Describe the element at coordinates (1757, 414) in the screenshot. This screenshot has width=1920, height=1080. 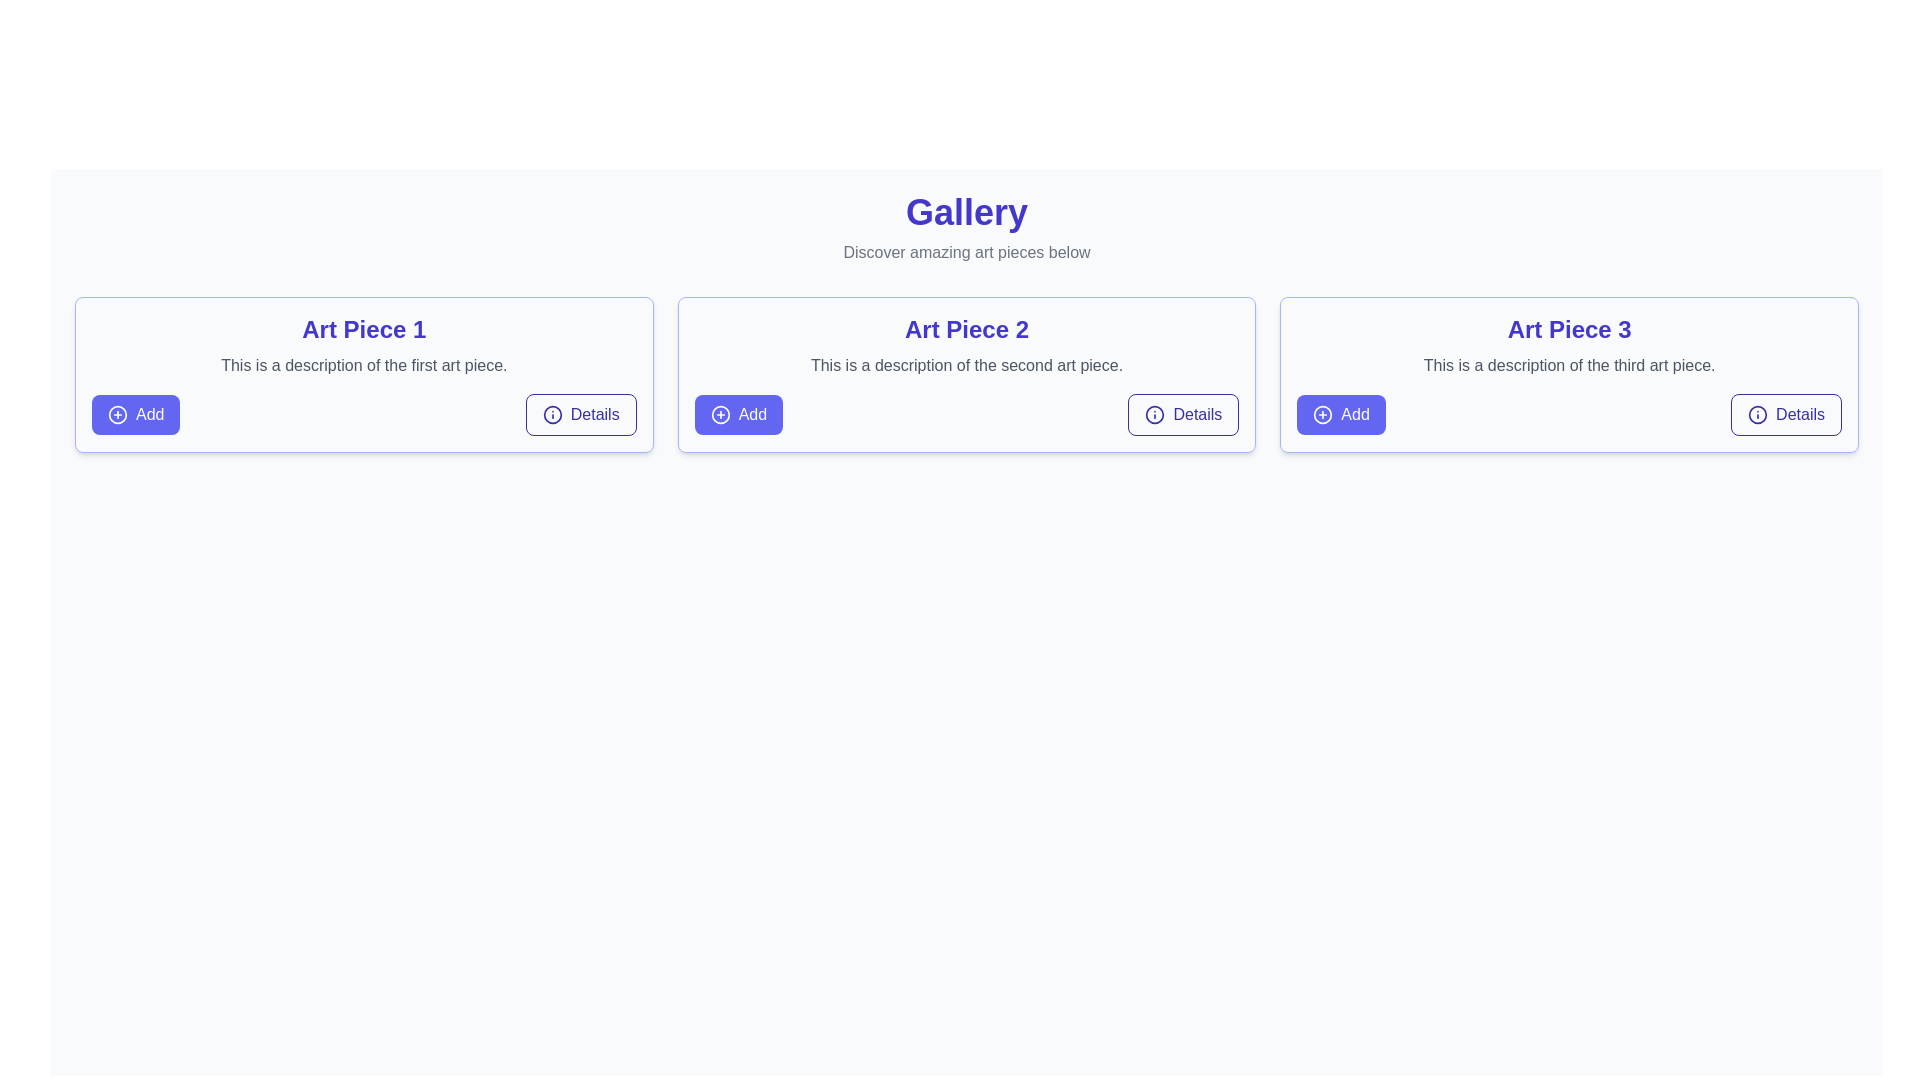
I see `the Icon element (circle) that represents an information symbol, located within the button labeled 'Details' on the third card titled 'Art Piece 3'` at that location.